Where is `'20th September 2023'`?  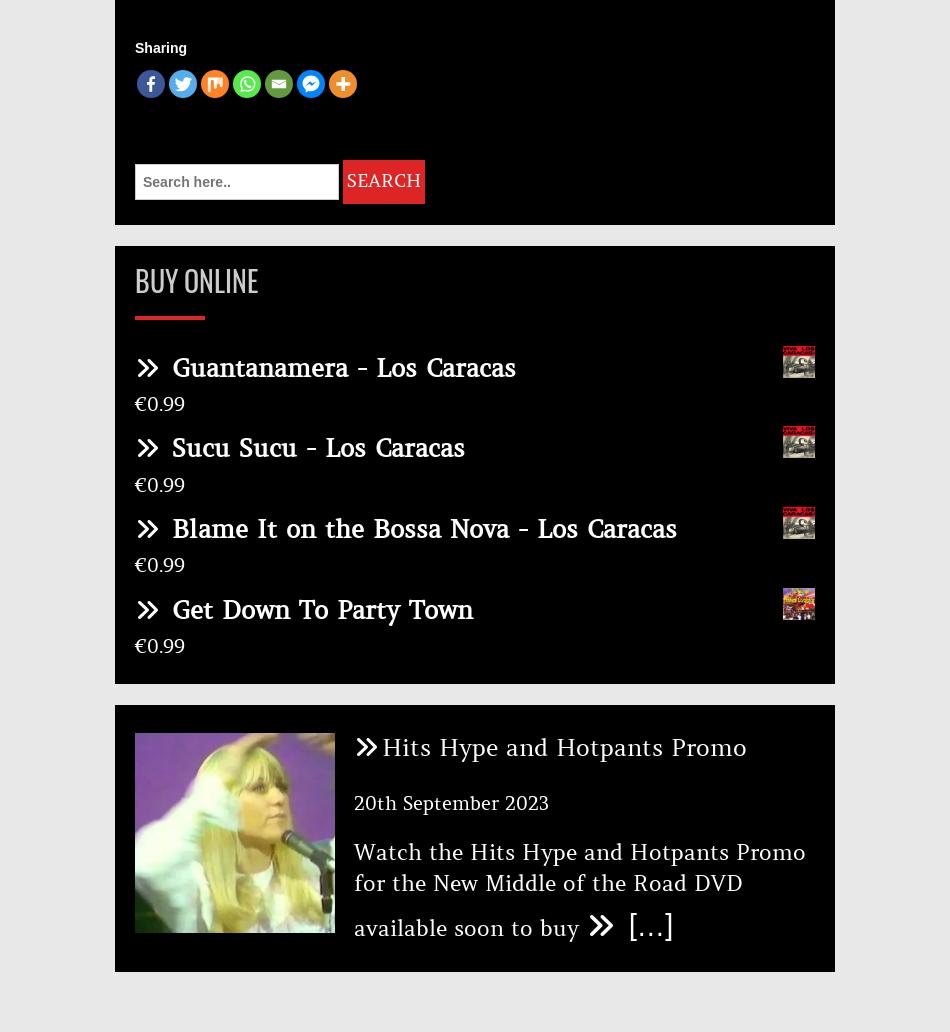 '20th September 2023' is located at coordinates (352, 802).